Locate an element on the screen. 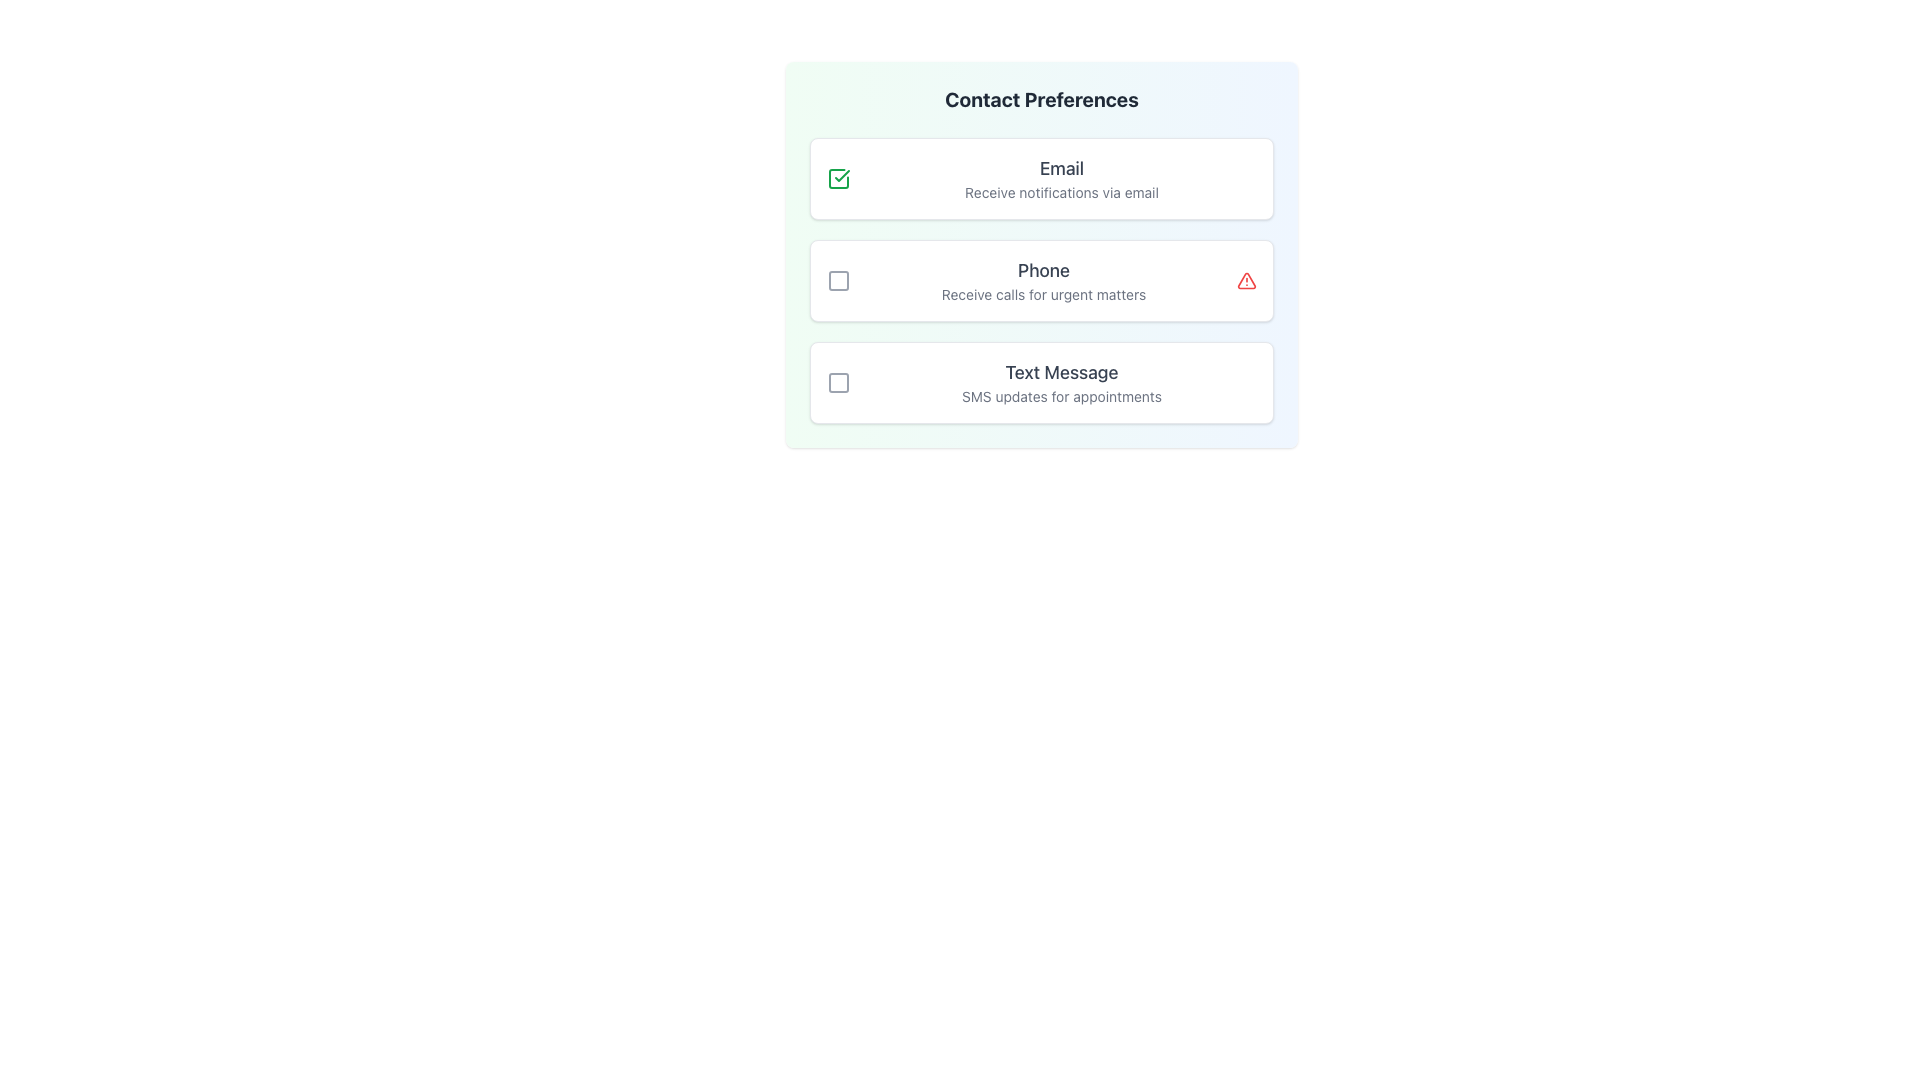 The image size is (1920, 1080). the text label that specifies the notification preference method for the associated checkbox, positioned above the description text 'Receive notifications via email' is located at coordinates (1060, 168).